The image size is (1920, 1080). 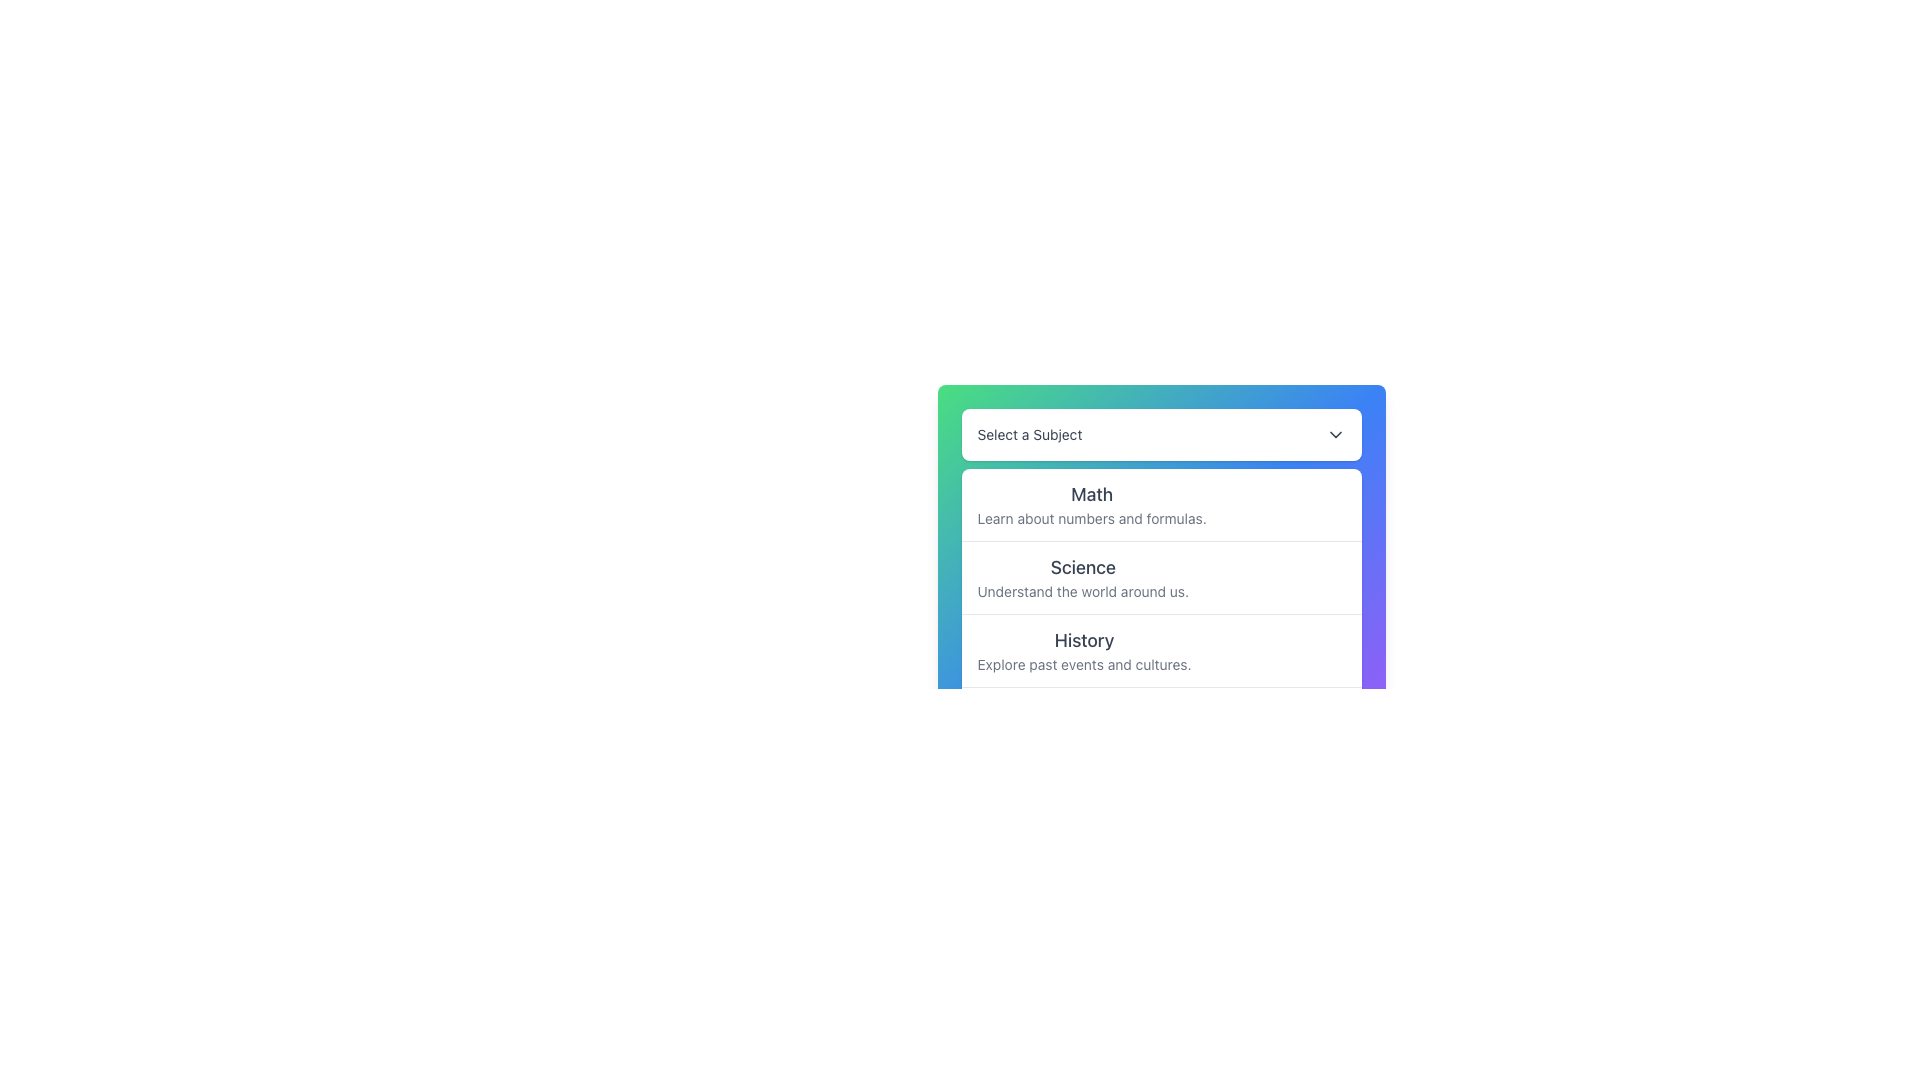 I want to click on the downward-pointing chevron icon button on the right side of the 'Select a Subject' dropdown header, so click(x=1335, y=434).